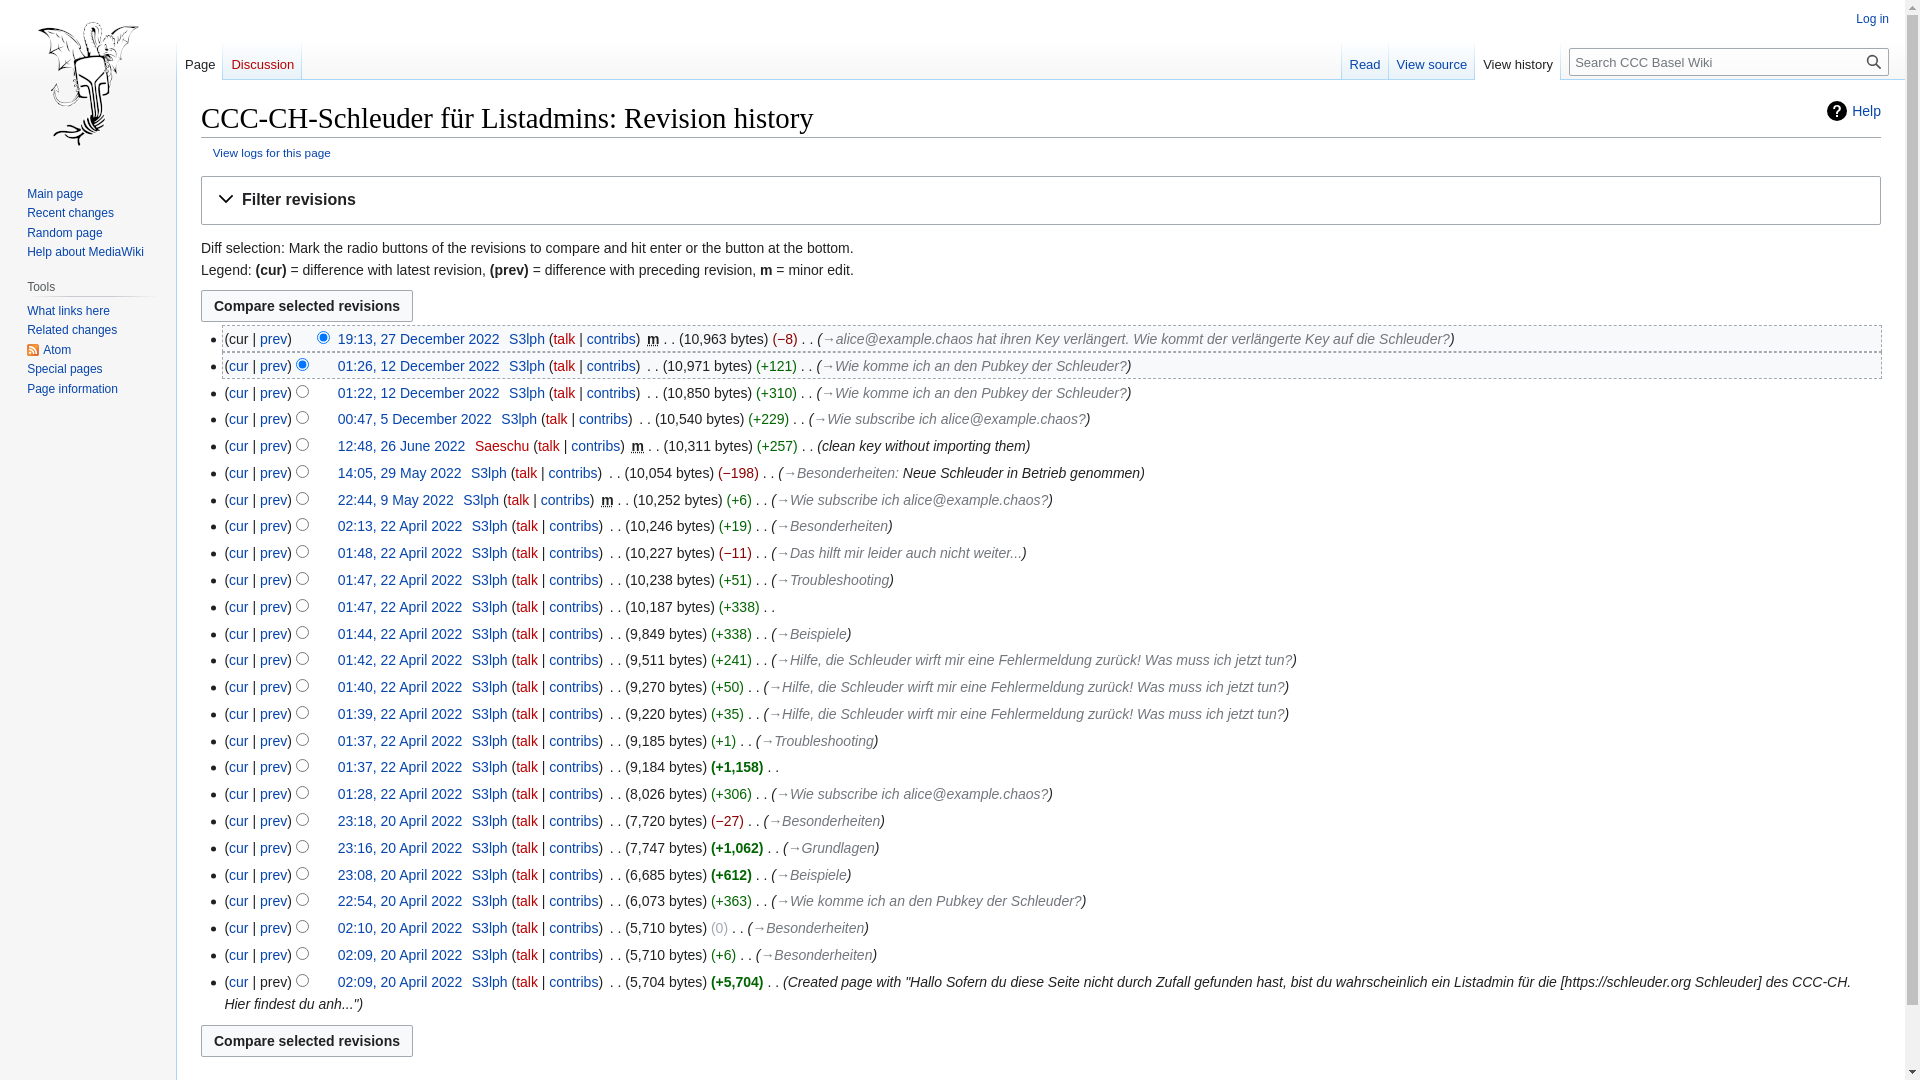  What do you see at coordinates (200, 59) in the screenshot?
I see `'Page'` at bounding box center [200, 59].